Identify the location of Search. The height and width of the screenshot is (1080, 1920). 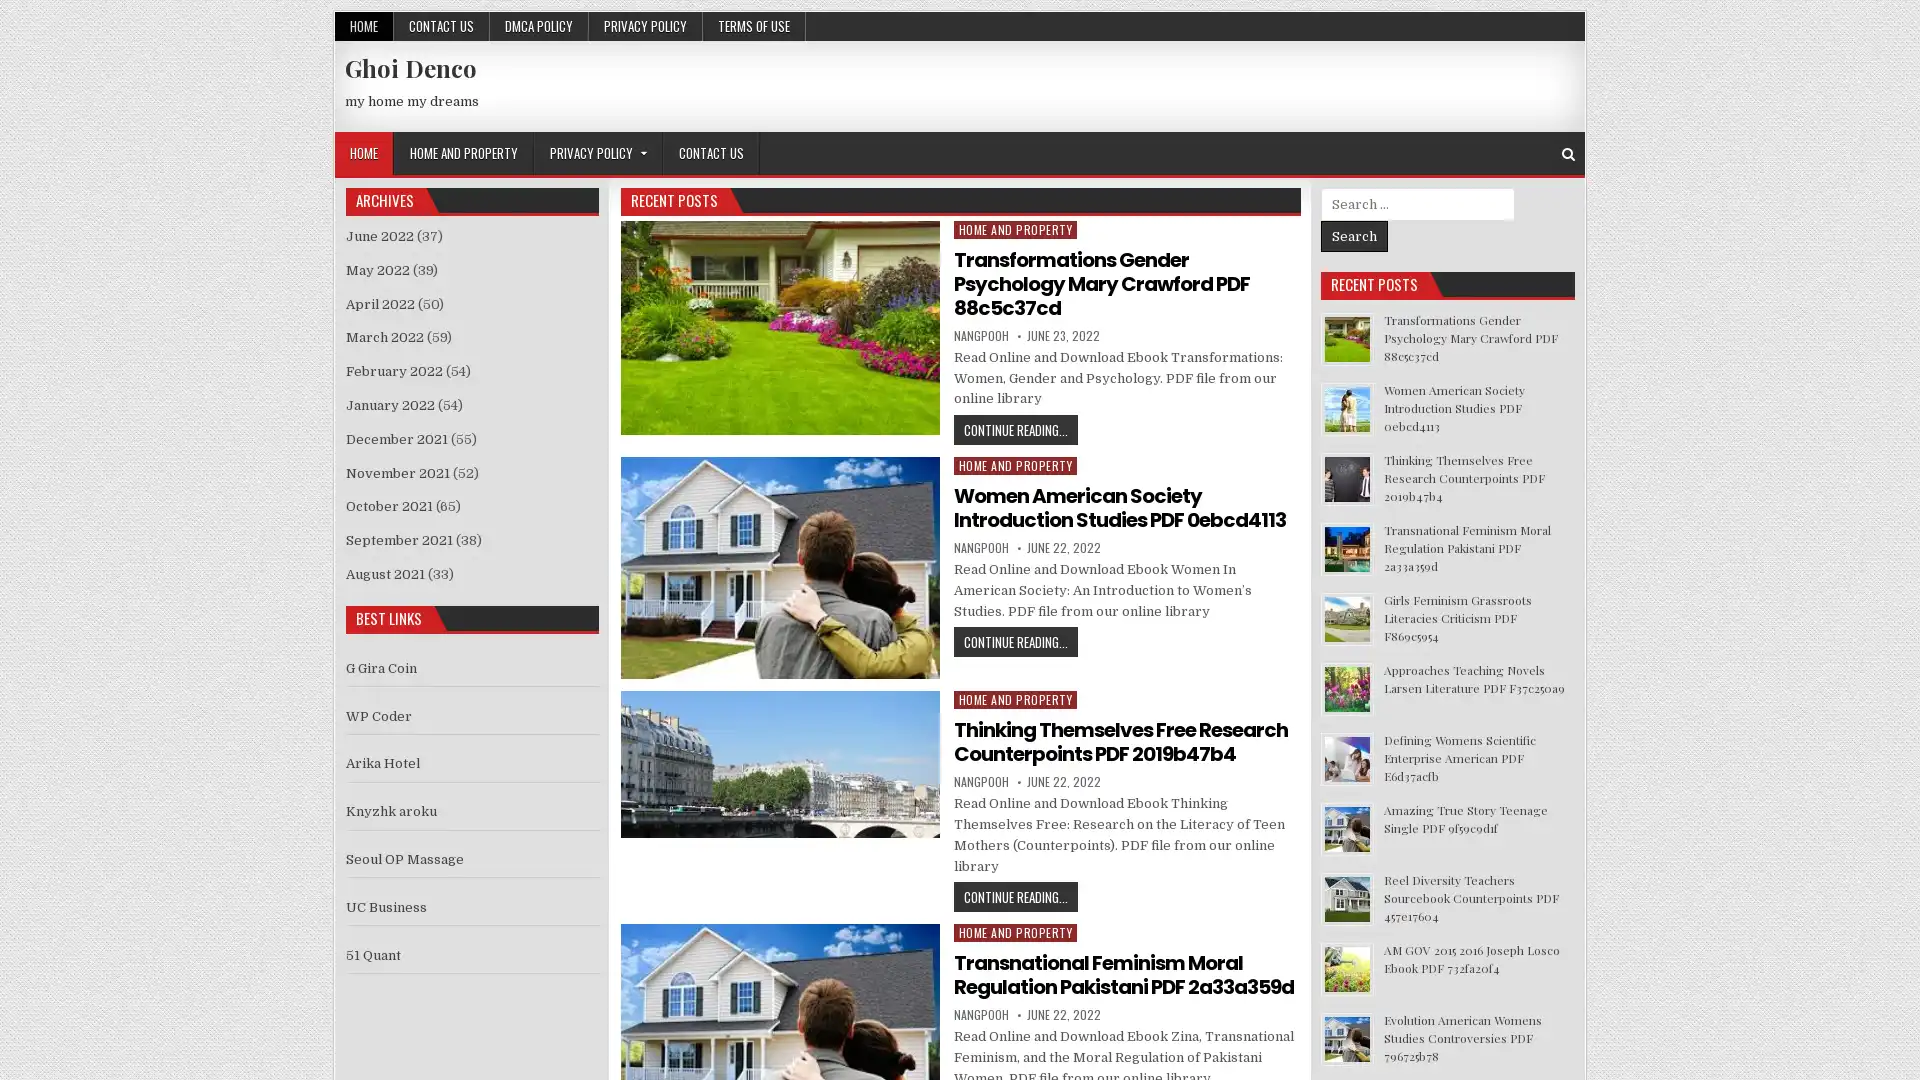
(1354, 235).